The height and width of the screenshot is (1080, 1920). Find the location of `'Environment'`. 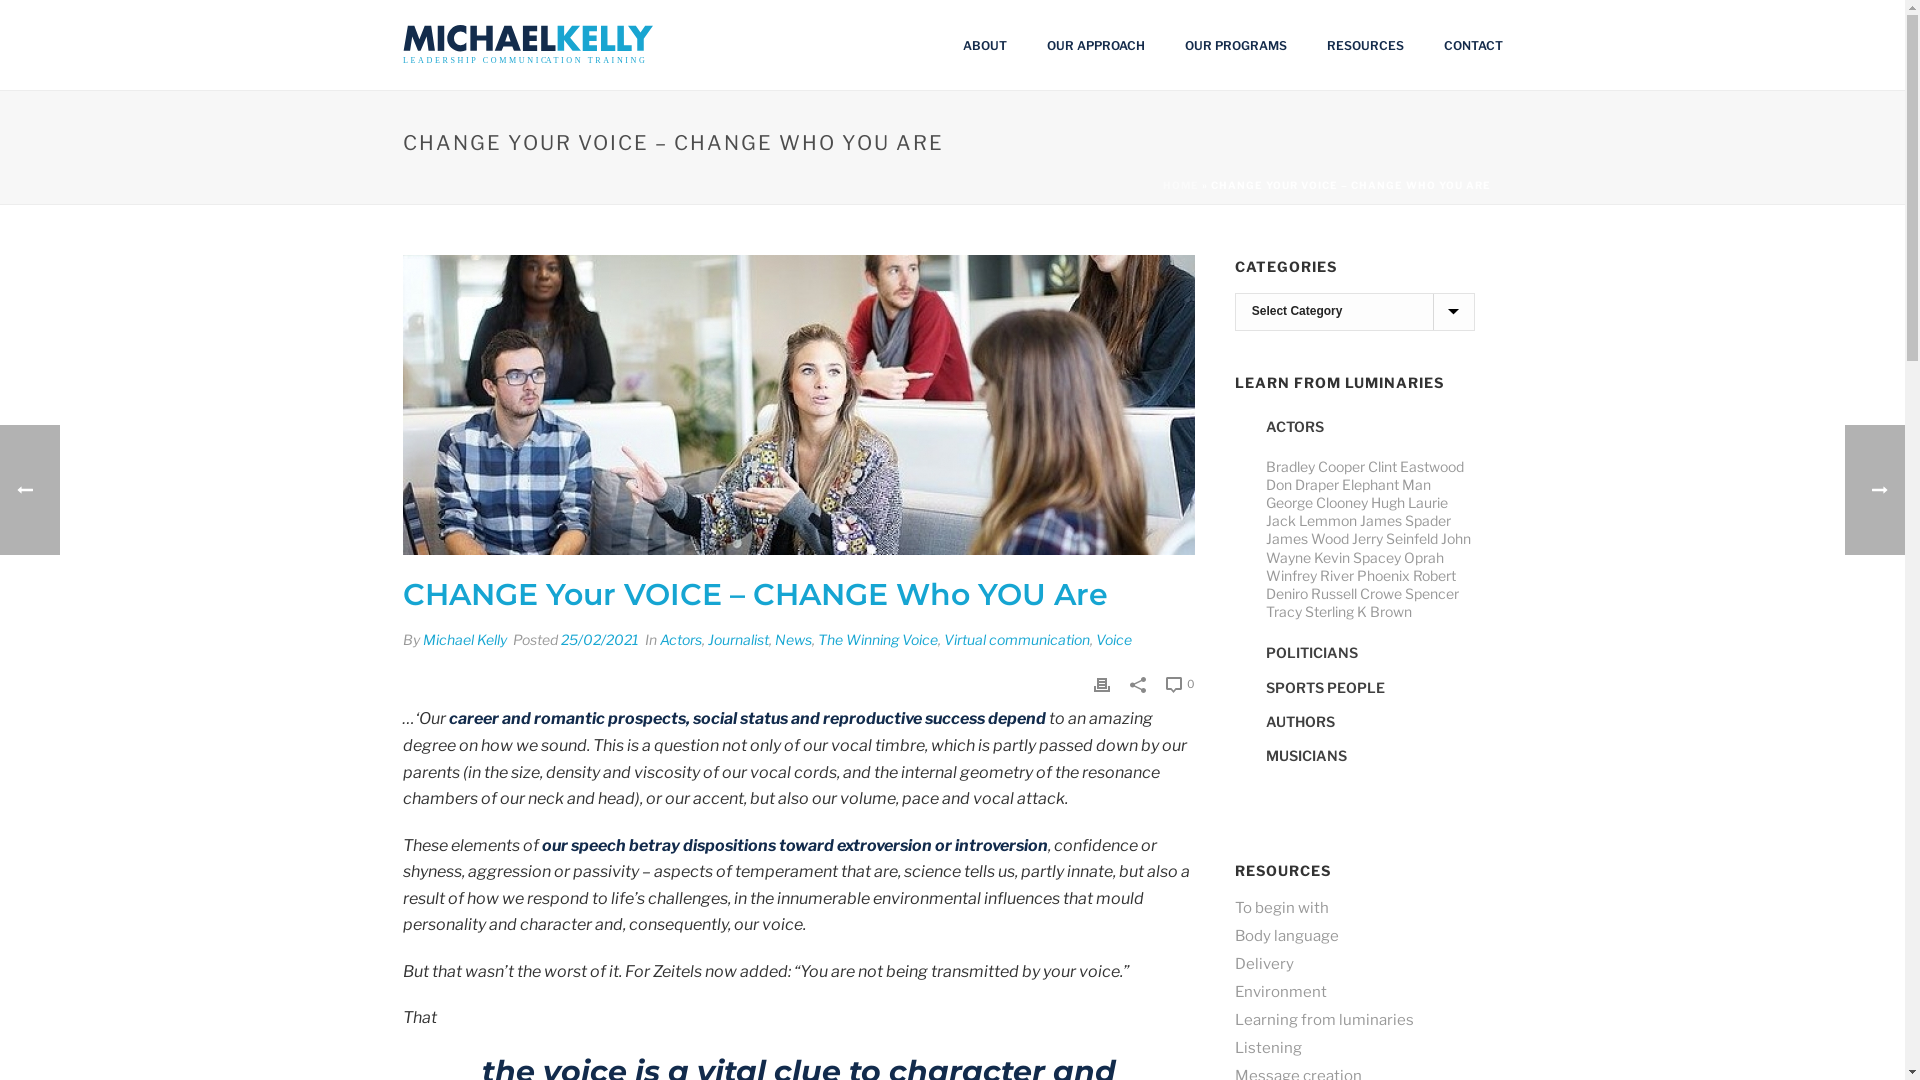

'Environment' is located at coordinates (1233, 991).